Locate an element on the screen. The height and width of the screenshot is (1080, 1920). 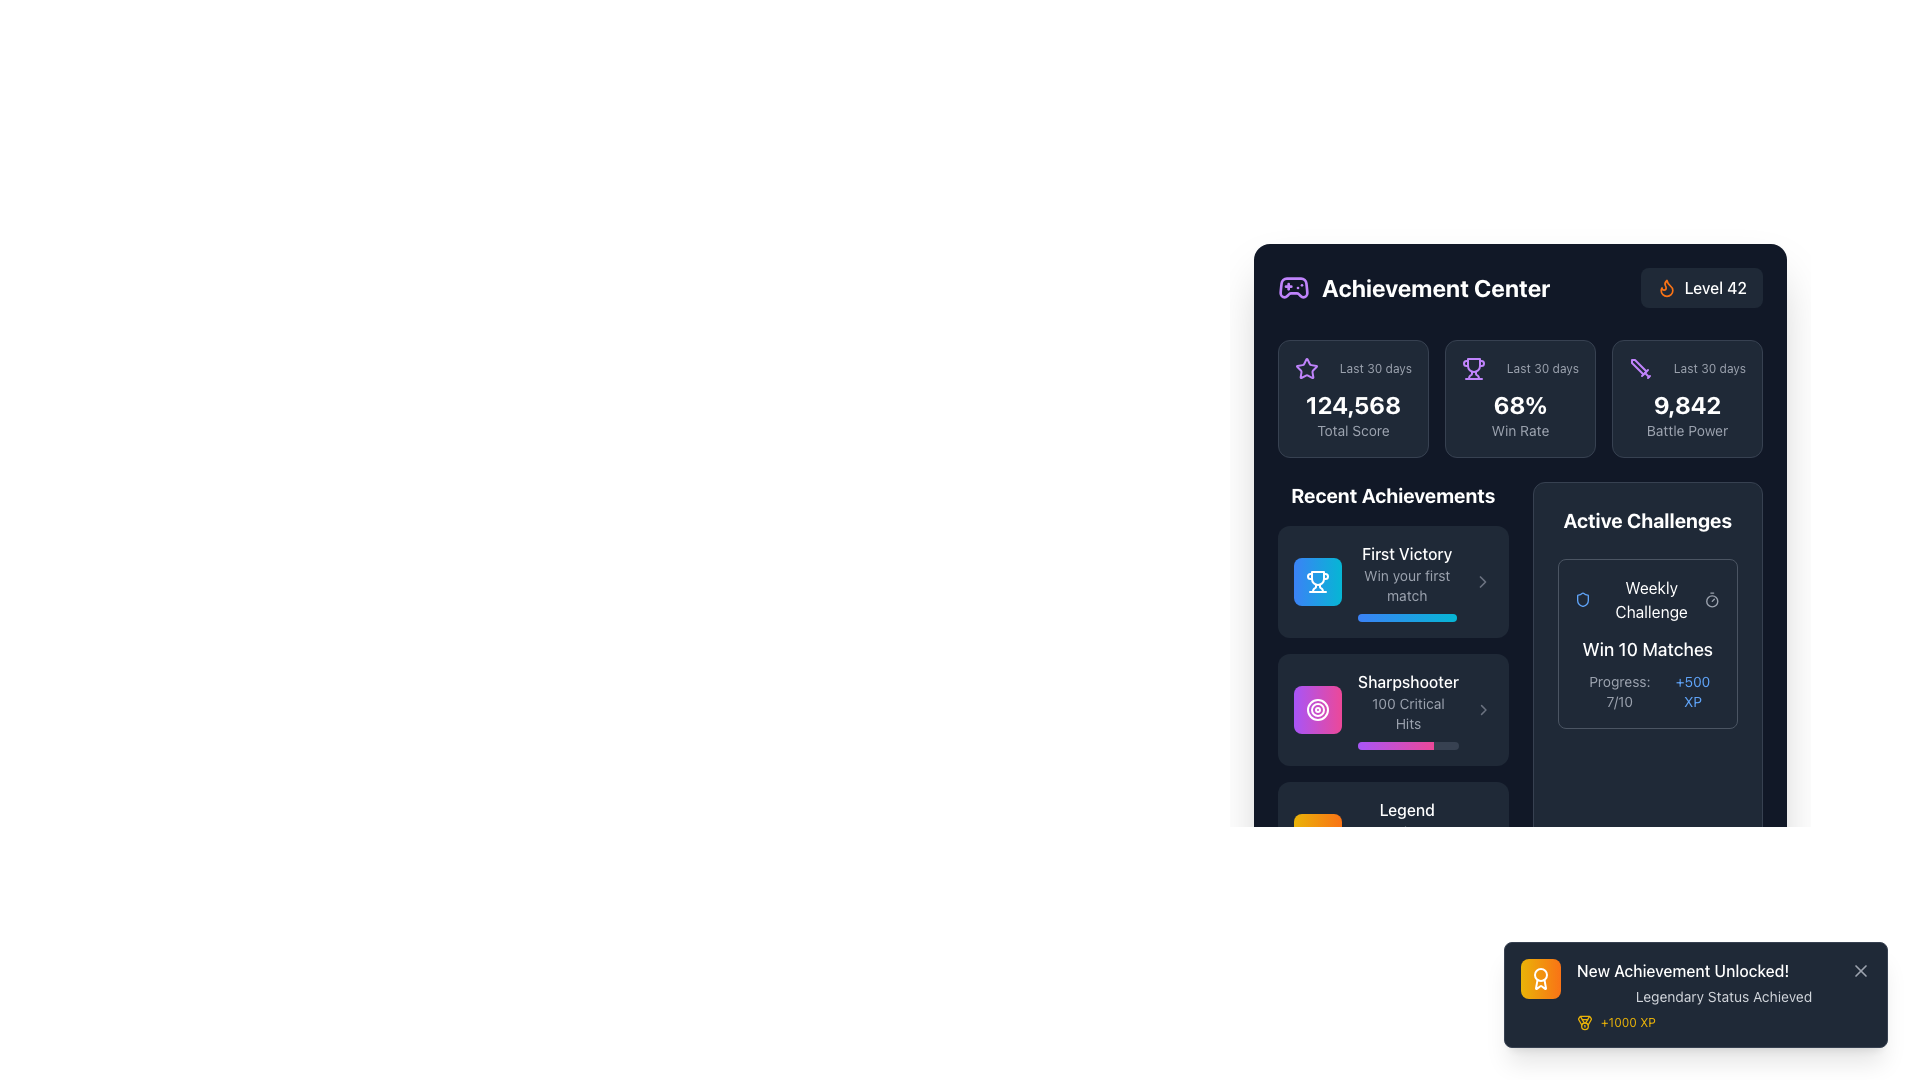
the Text Display element that shows the numerical value '9,842' in bold white text, representing 'Battle Power', located at the bottom right of the 'Last 30 days' stats section is located at coordinates (1686, 414).